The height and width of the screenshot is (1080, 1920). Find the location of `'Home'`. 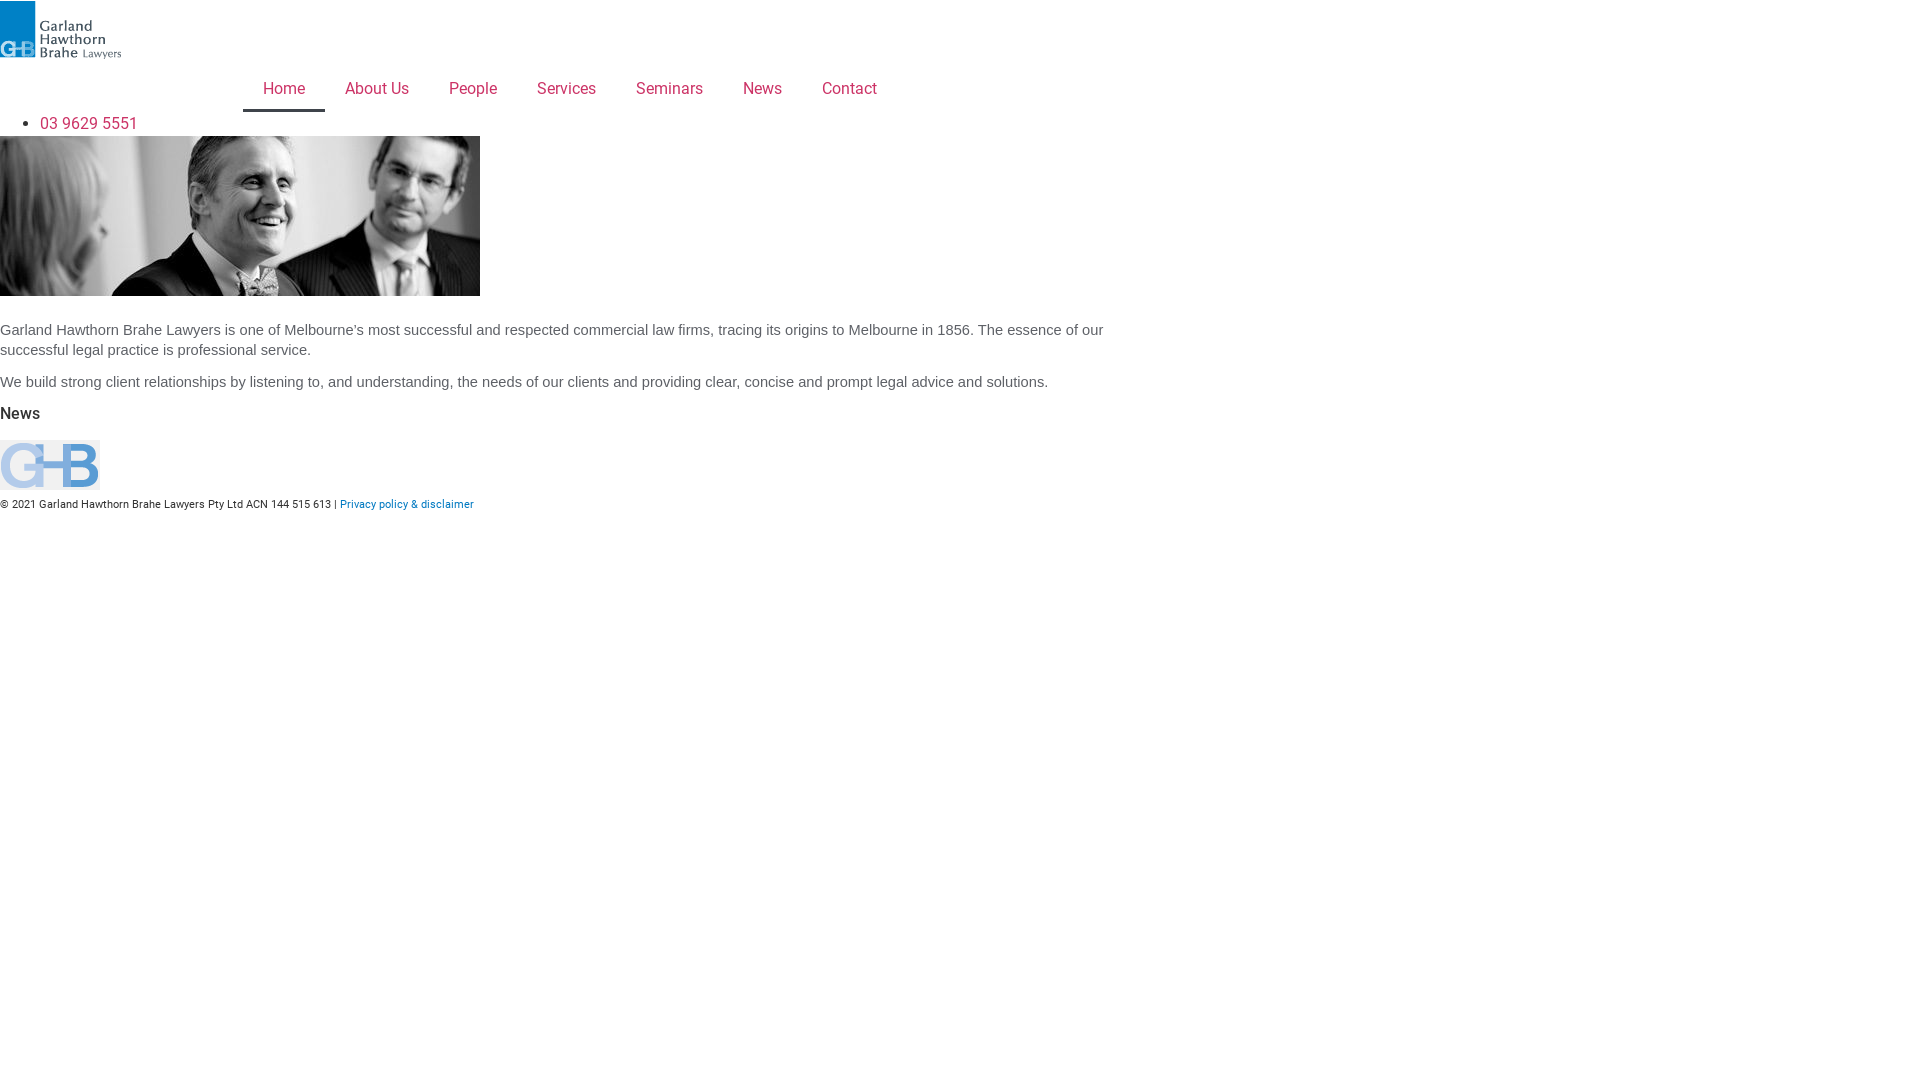

'Home' is located at coordinates (282, 87).